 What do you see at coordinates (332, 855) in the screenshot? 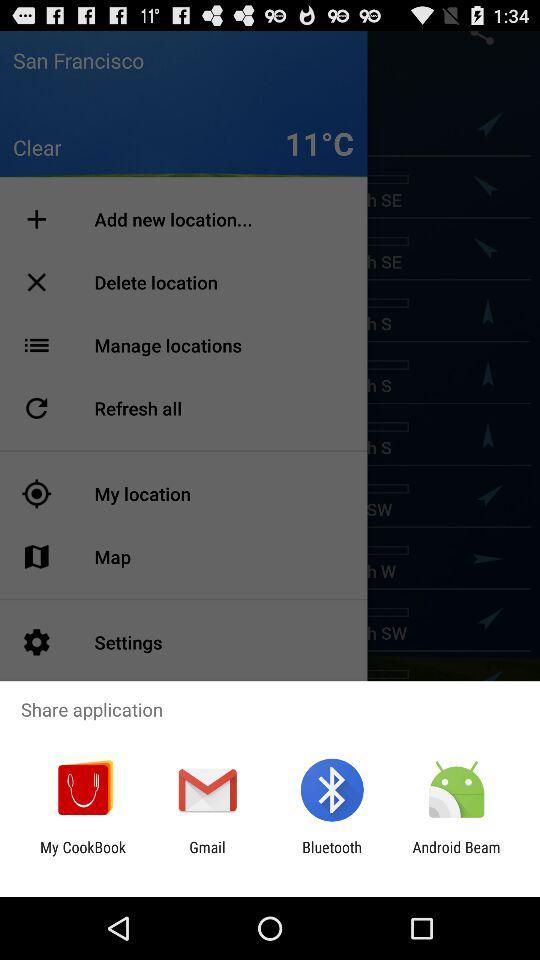
I see `item to the right of the gmail icon` at bounding box center [332, 855].